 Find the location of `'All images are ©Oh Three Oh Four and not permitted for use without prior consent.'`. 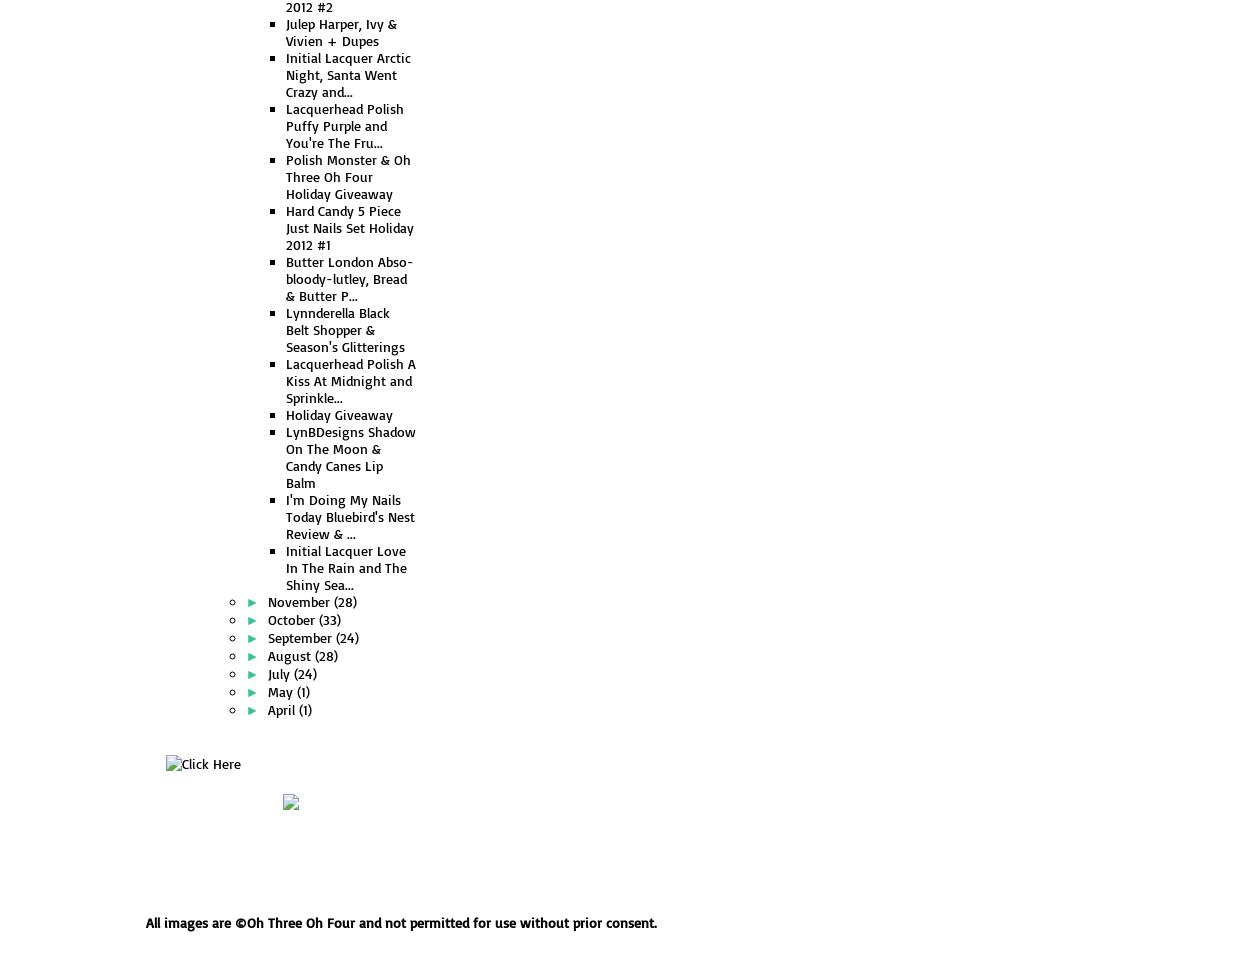

'All images are ©Oh Three Oh Four and not permitted for use without prior consent.' is located at coordinates (400, 922).